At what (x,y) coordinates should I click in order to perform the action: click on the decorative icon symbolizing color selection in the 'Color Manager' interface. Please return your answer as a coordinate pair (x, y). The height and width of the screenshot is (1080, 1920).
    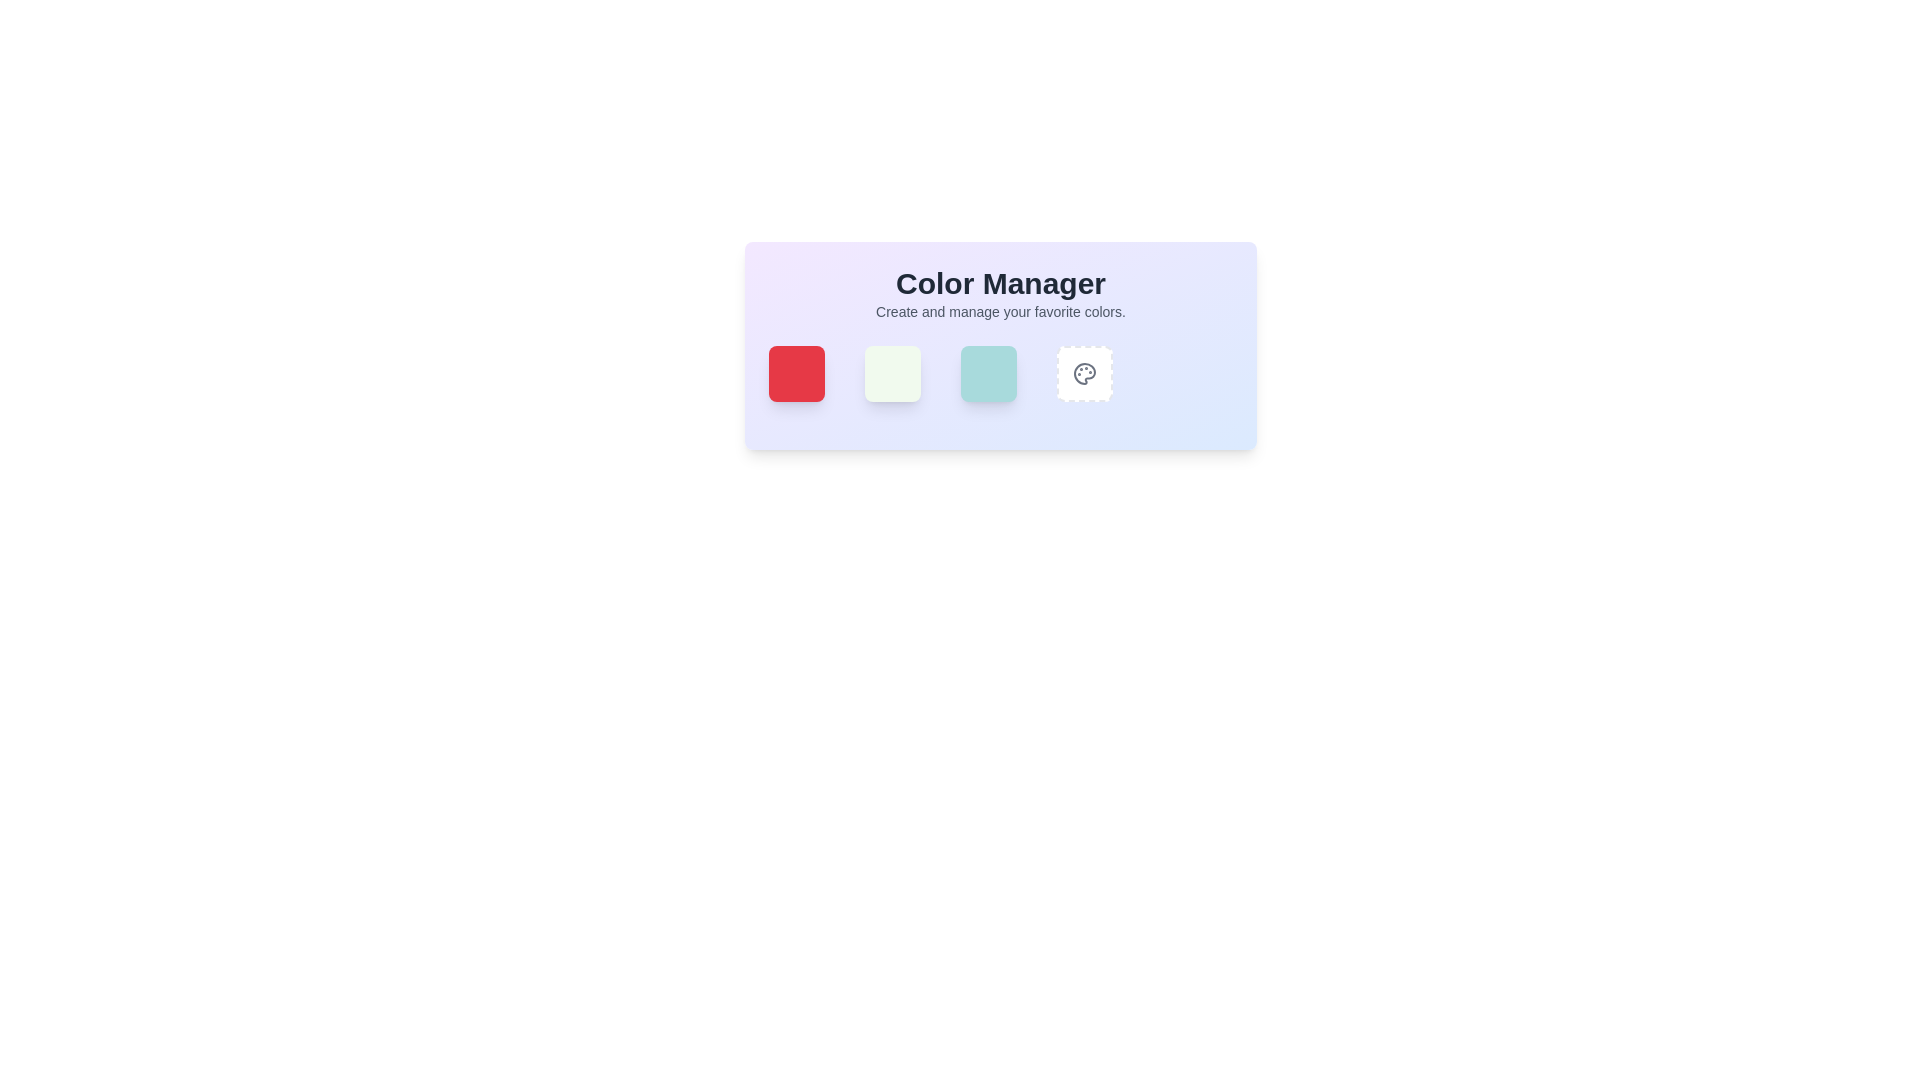
    Looking at the image, I should click on (1083, 374).